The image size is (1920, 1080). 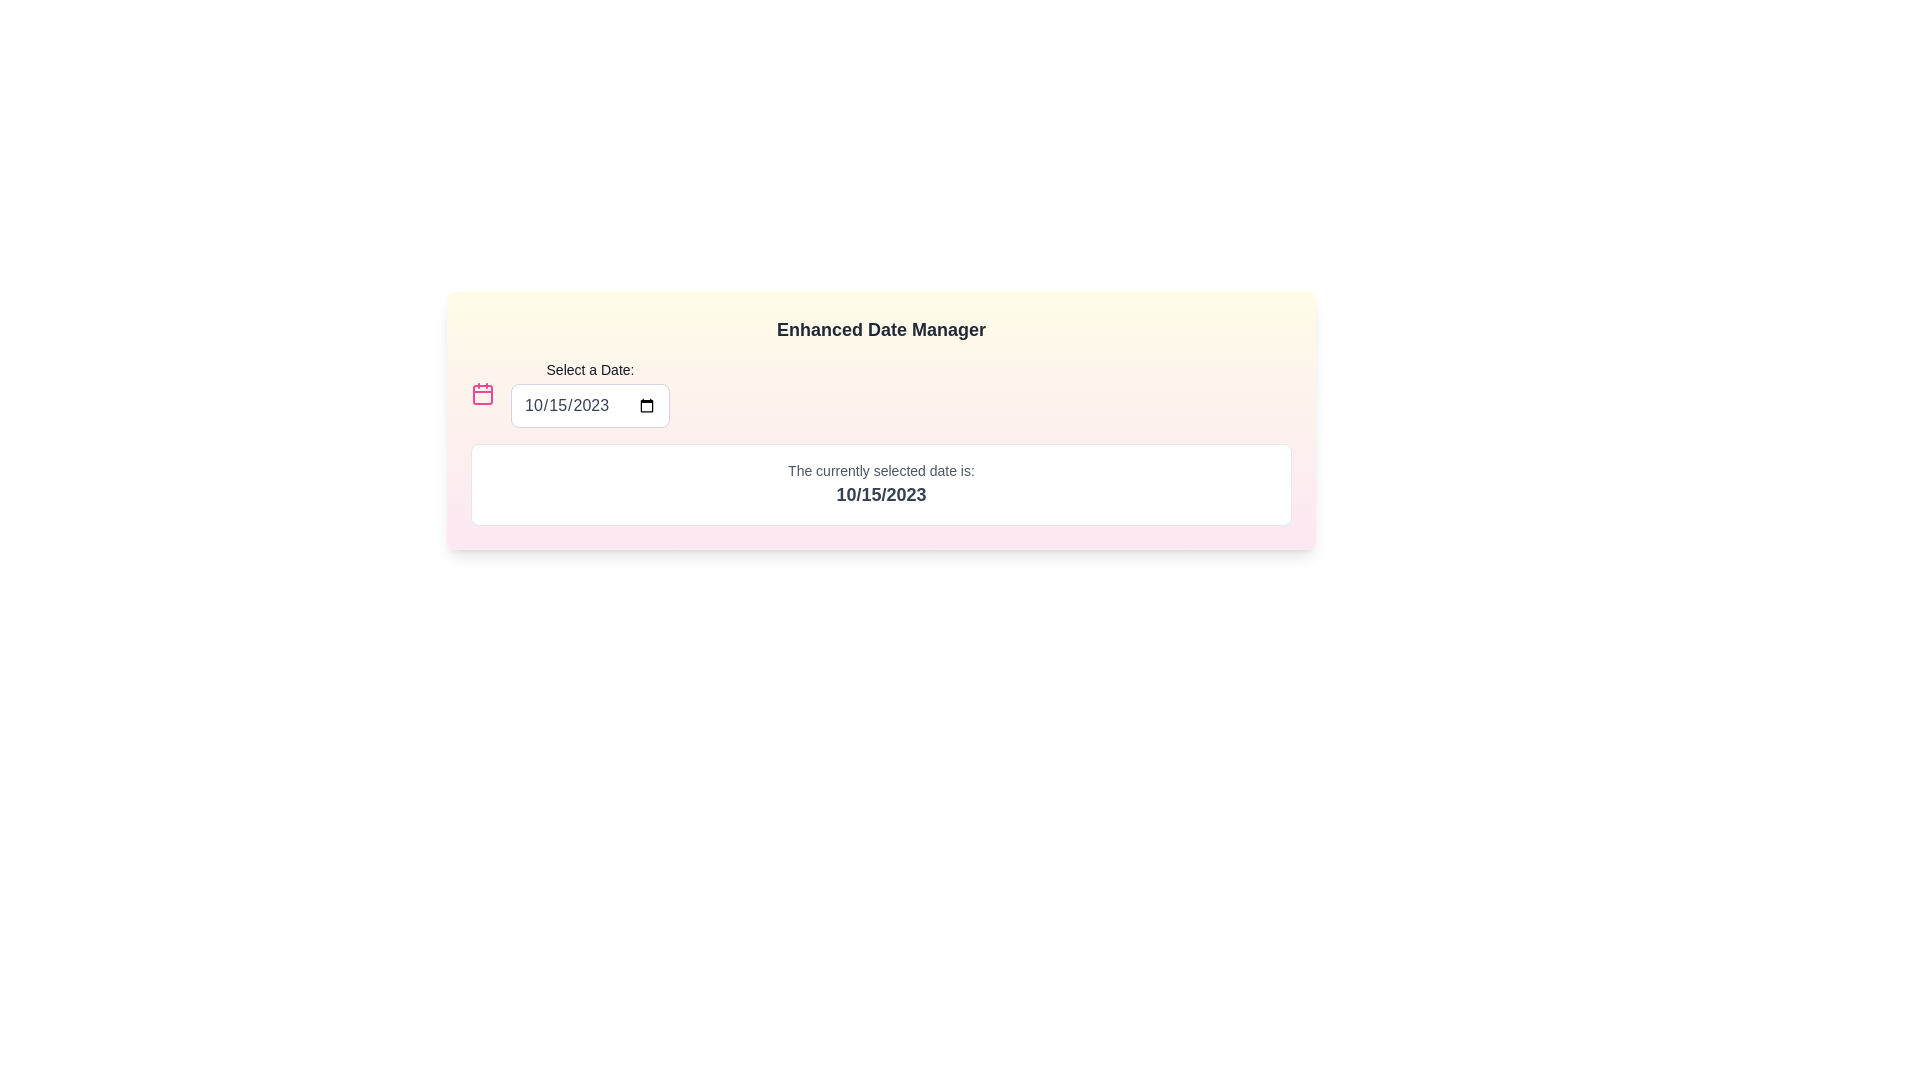 I want to click on the text label displaying 'Select a Date:' which is positioned above the date input field, so click(x=589, y=370).